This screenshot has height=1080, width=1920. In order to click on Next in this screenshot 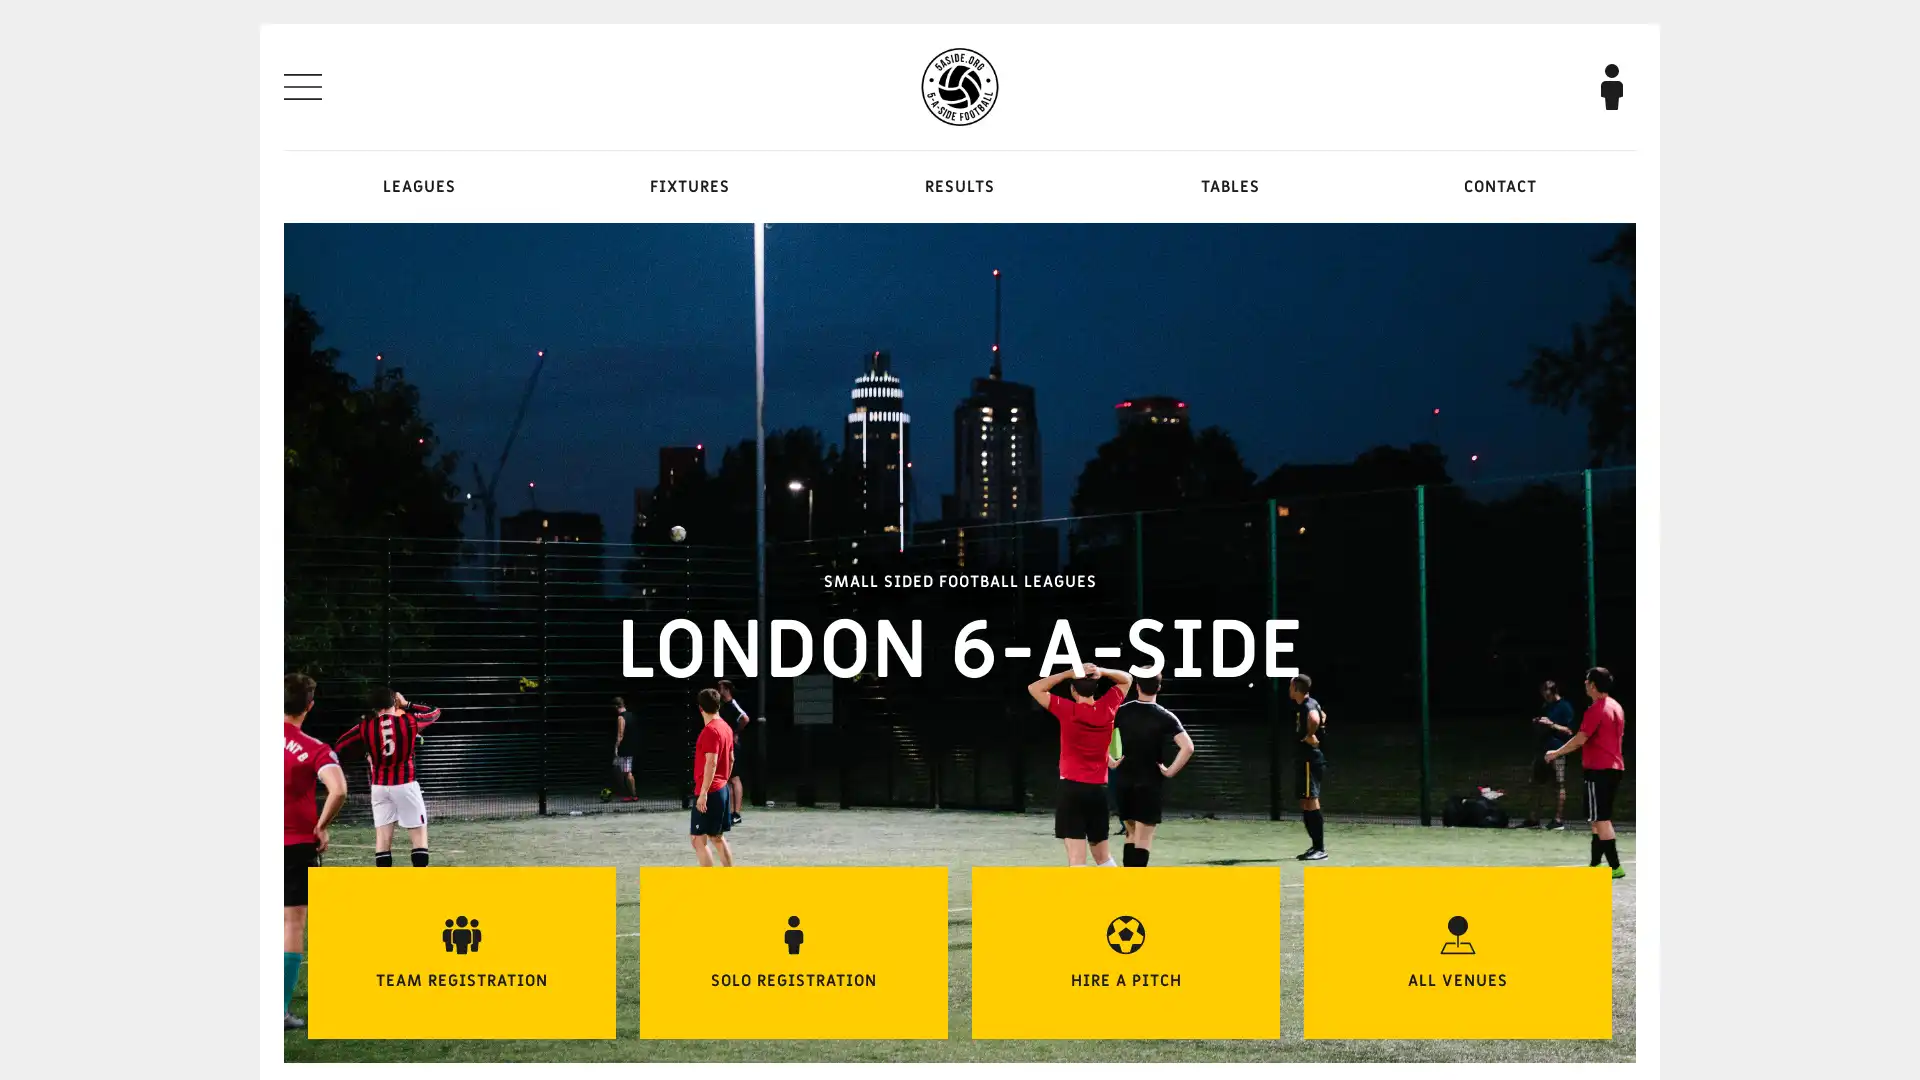, I will do `click(1651, 643)`.